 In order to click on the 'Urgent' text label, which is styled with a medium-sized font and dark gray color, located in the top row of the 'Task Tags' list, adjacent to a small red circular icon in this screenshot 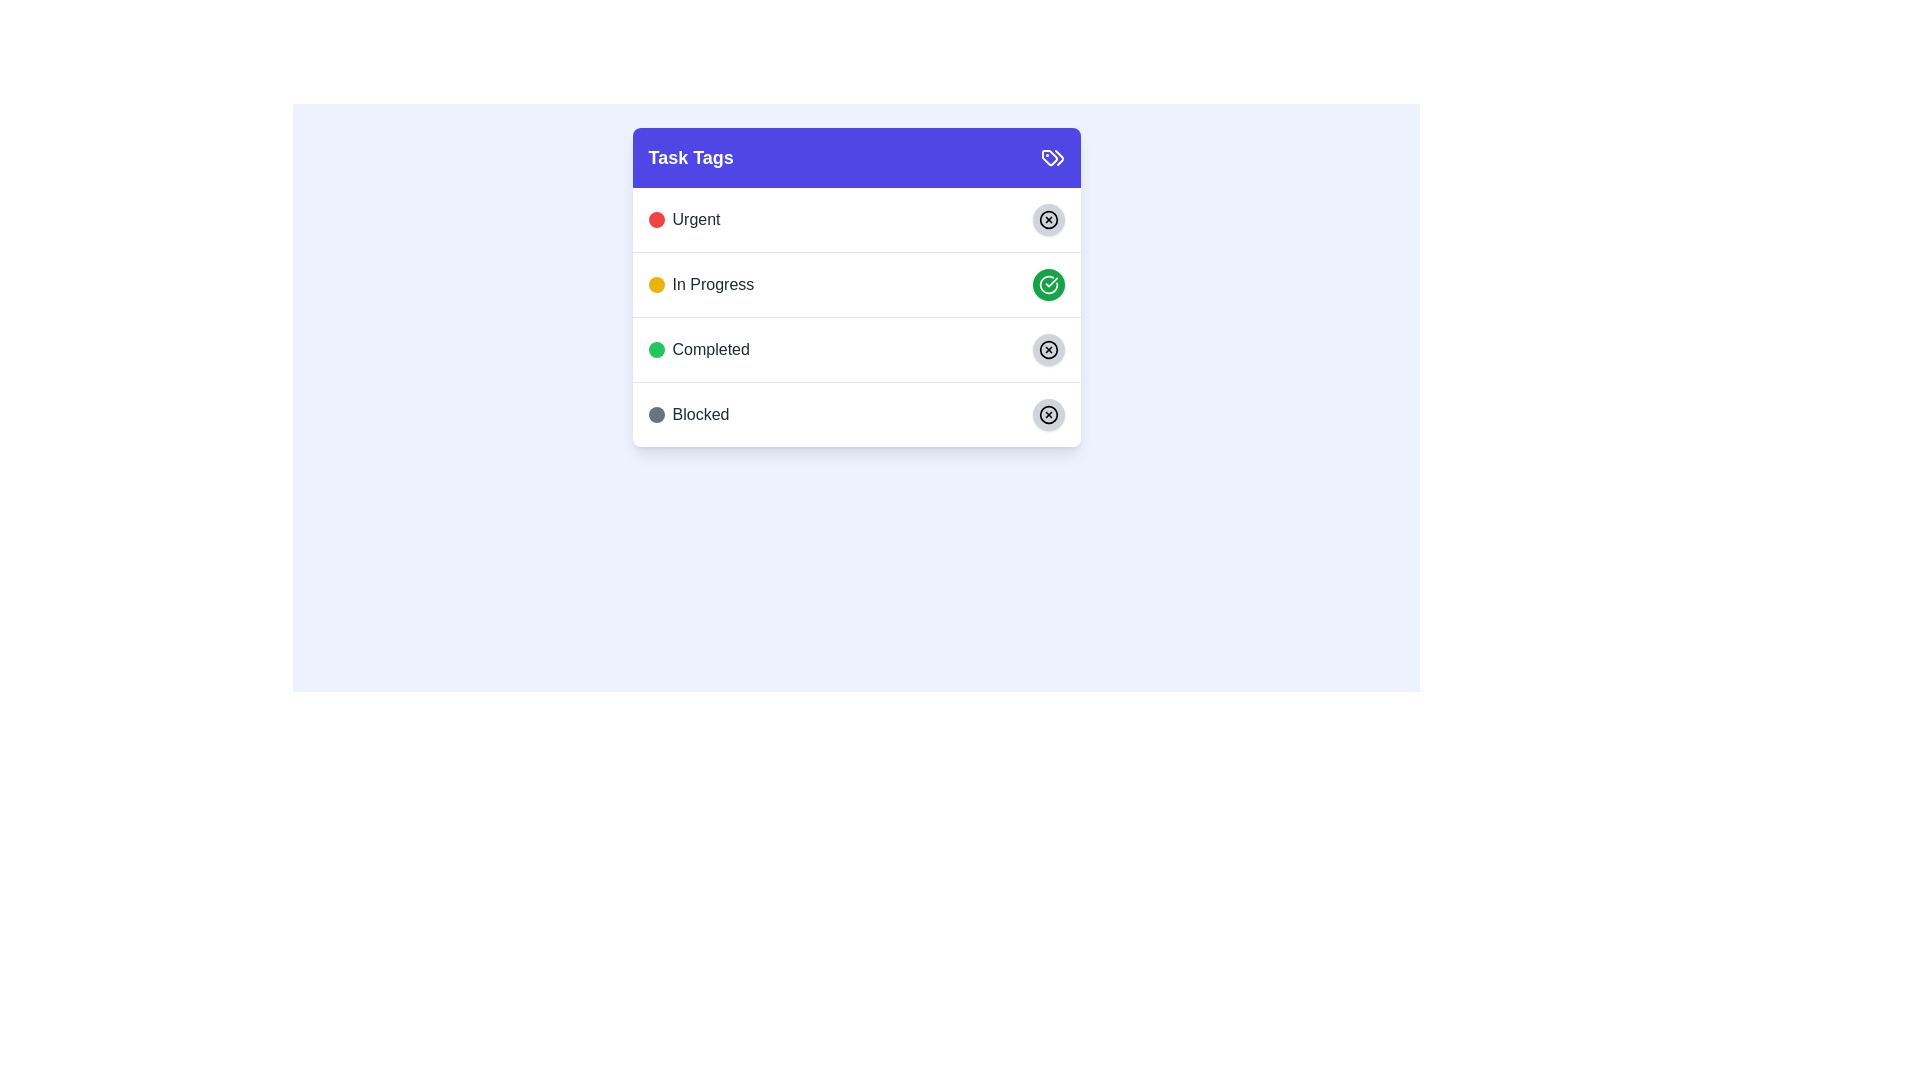, I will do `click(696, 219)`.